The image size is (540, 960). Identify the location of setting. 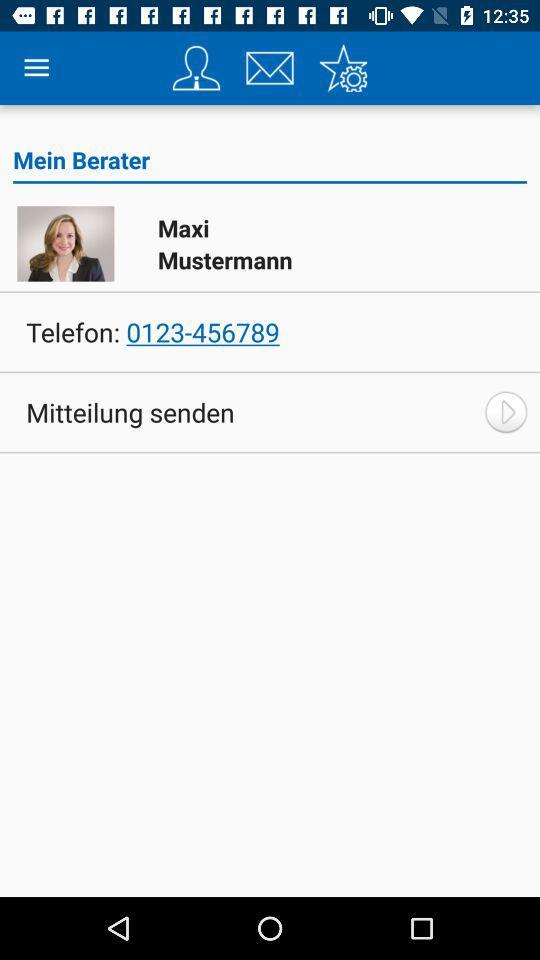
(342, 68).